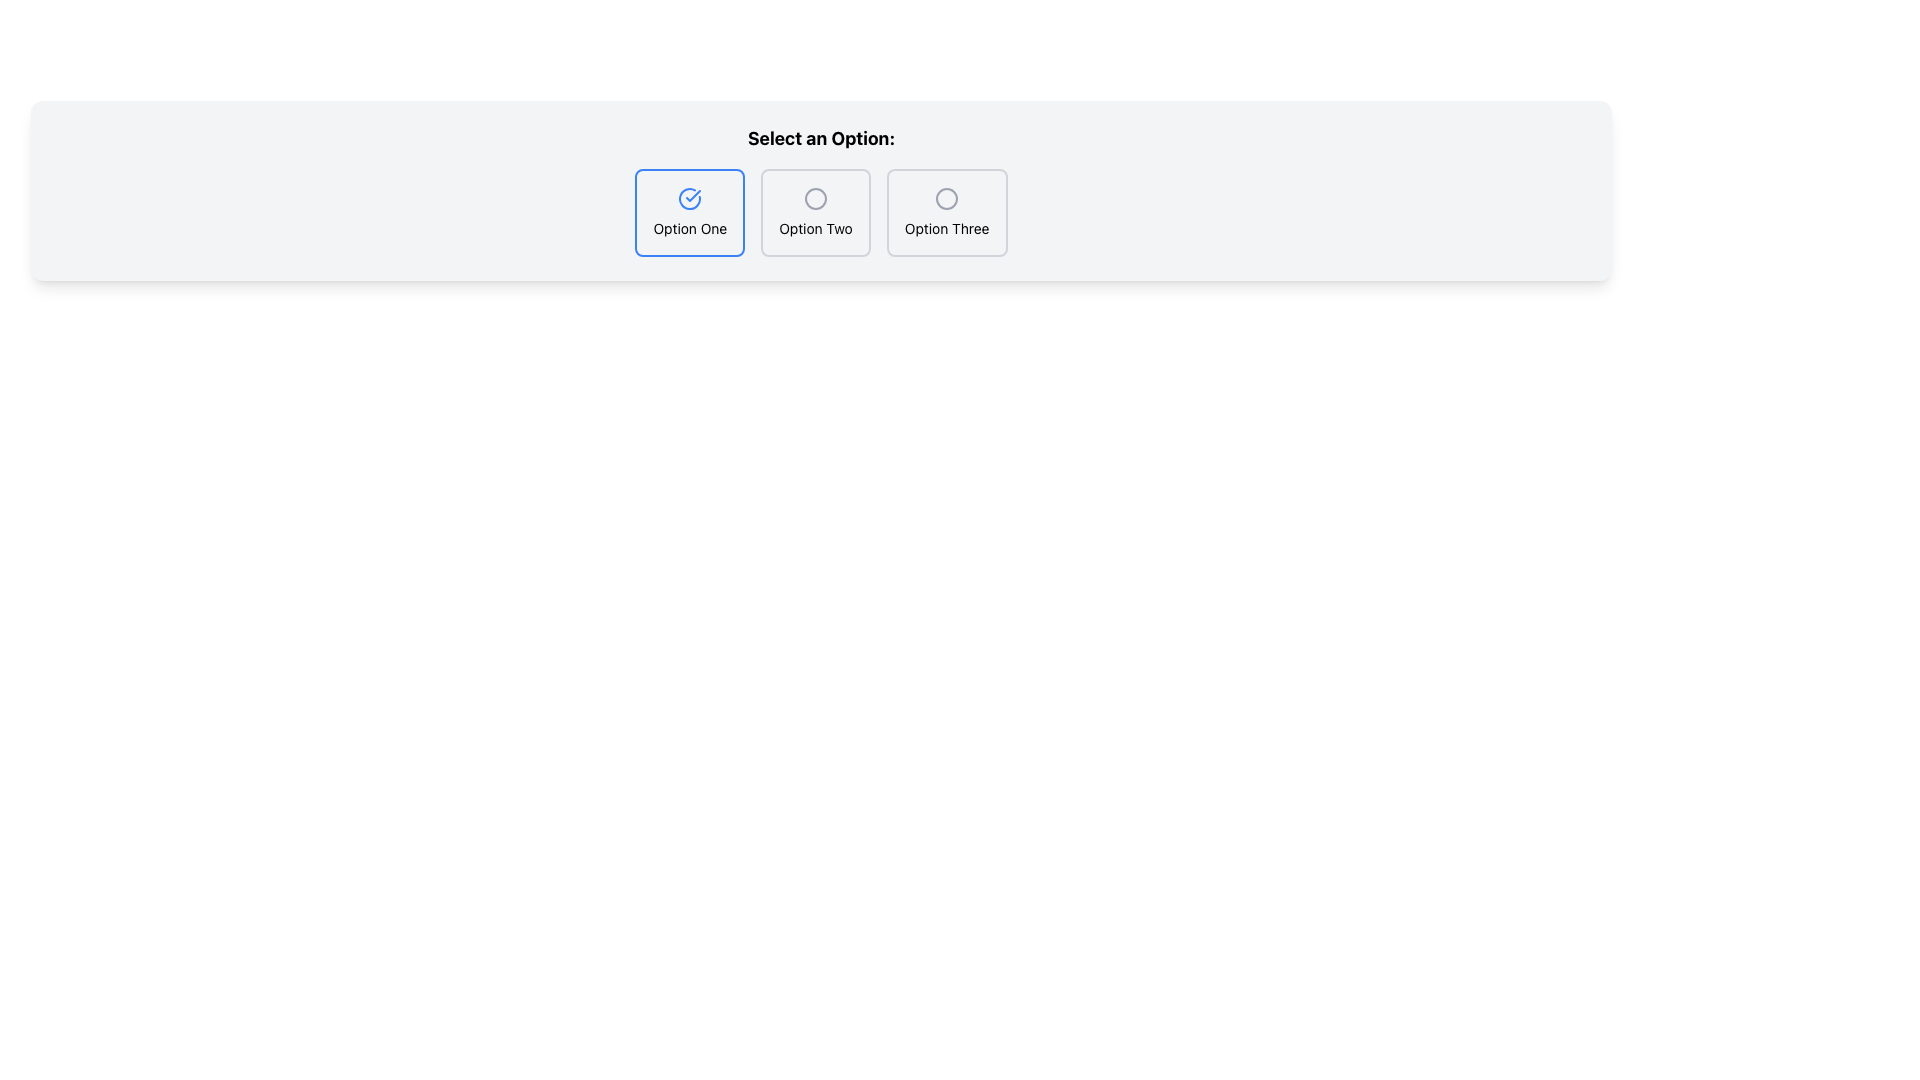 This screenshot has height=1080, width=1920. Describe the element at coordinates (693, 196) in the screenshot. I see `the tick mark icon within the circular SVG element that indicates selection for the 'Option One' radio button` at that location.